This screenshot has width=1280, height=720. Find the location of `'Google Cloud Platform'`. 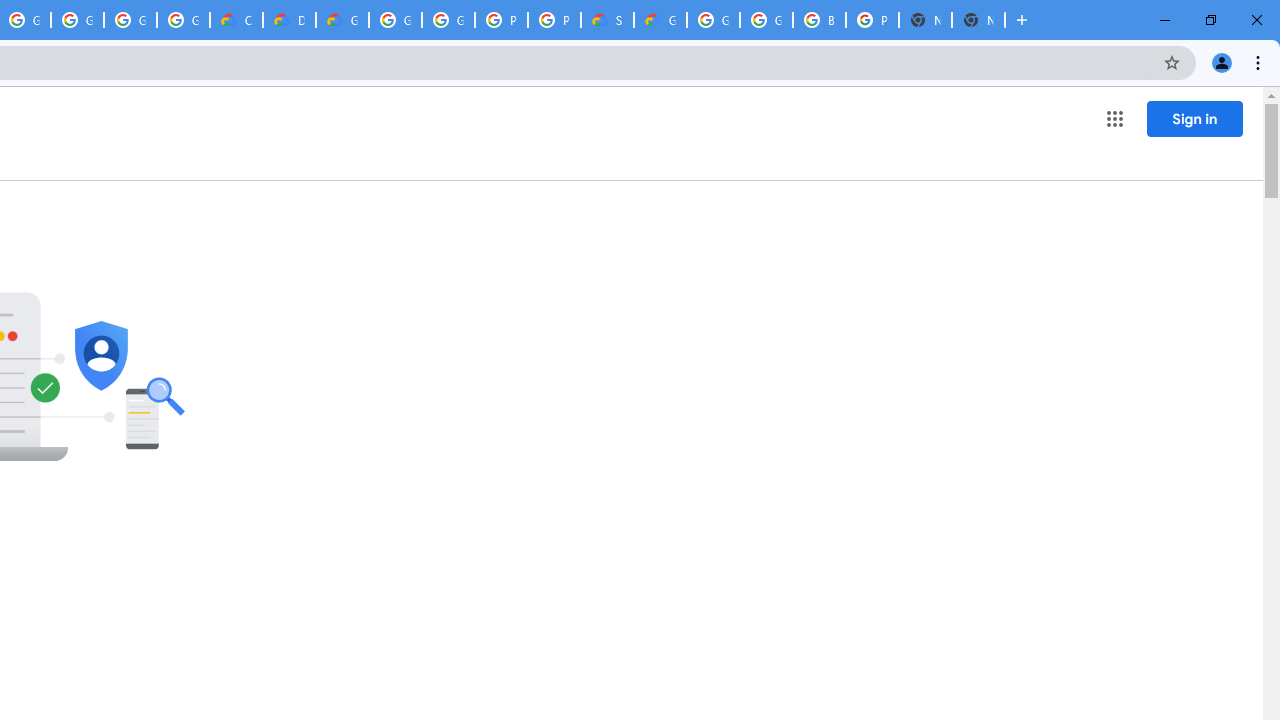

'Google Cloud Platform' is located at coordinates (447, 20).